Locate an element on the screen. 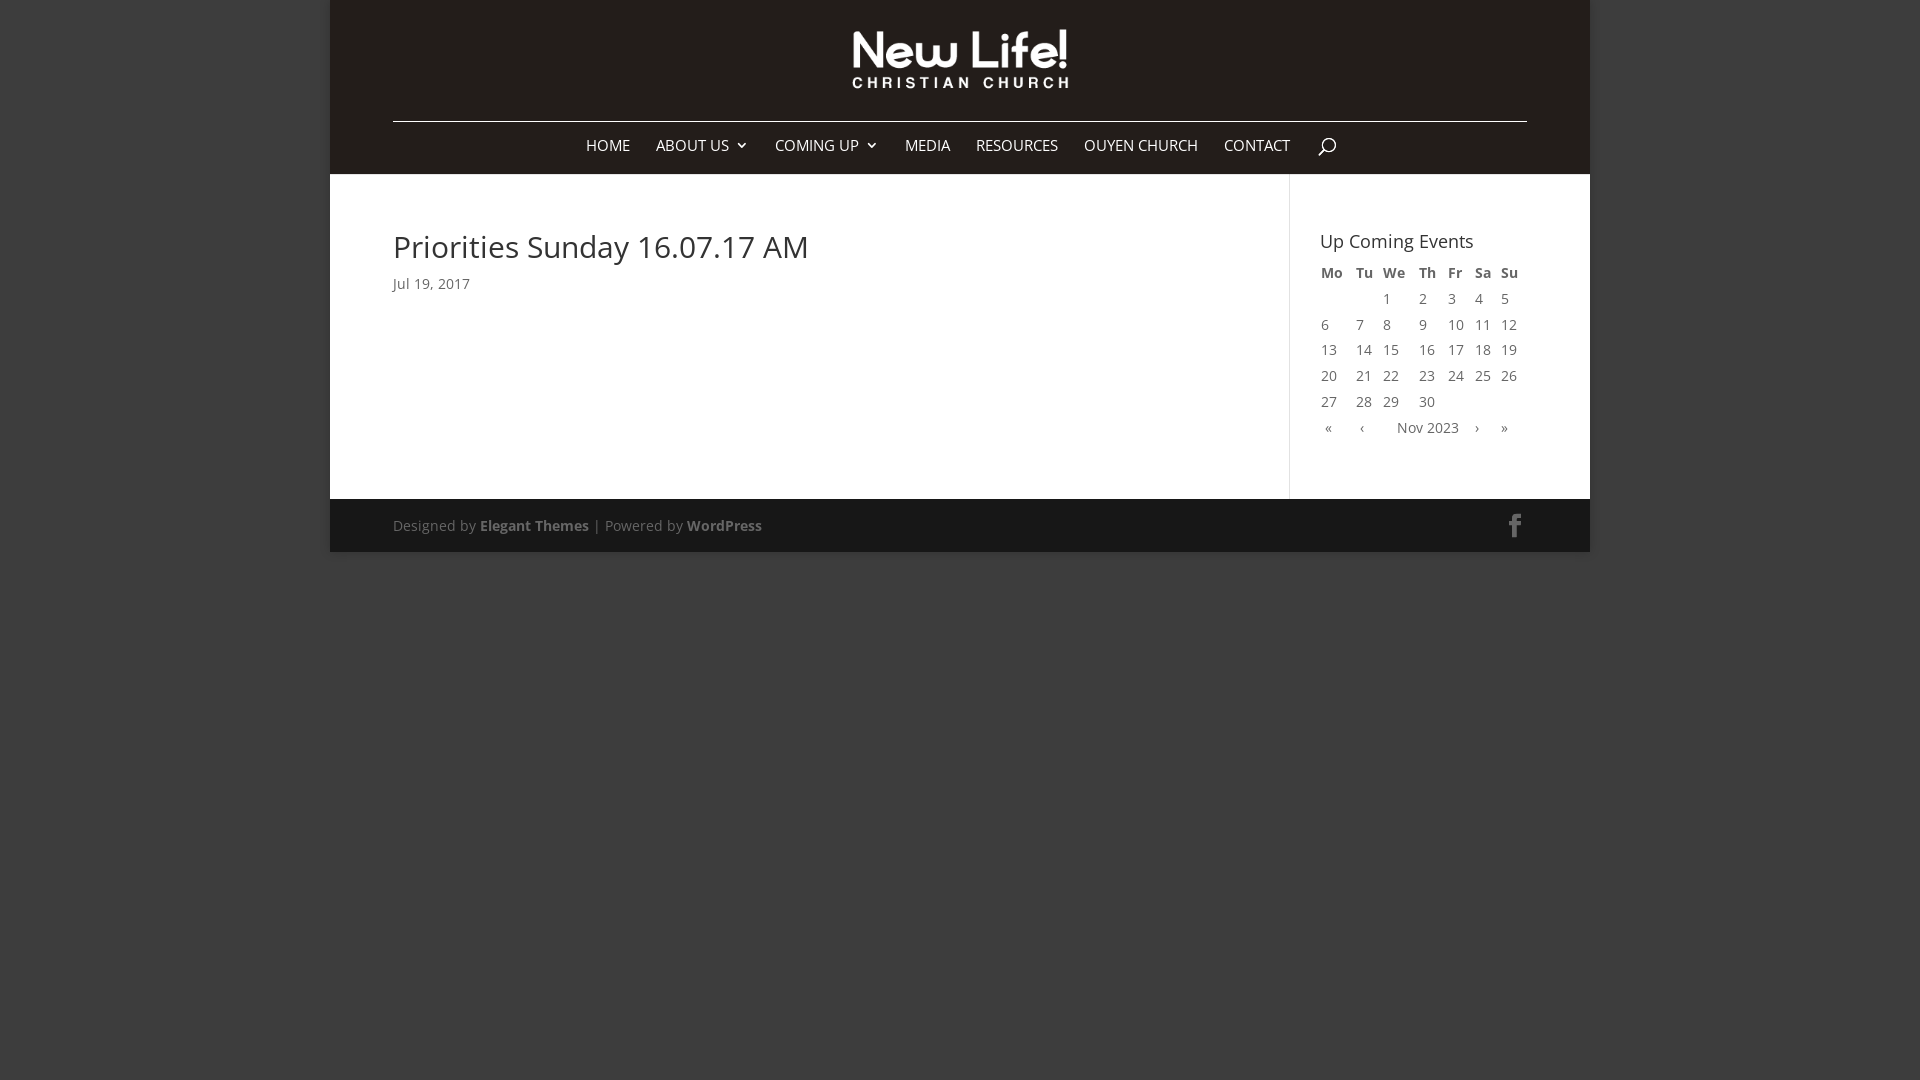 This screenshot has width=1920, height=1080. 'MEDIA' is located at coordinates (926, 154).